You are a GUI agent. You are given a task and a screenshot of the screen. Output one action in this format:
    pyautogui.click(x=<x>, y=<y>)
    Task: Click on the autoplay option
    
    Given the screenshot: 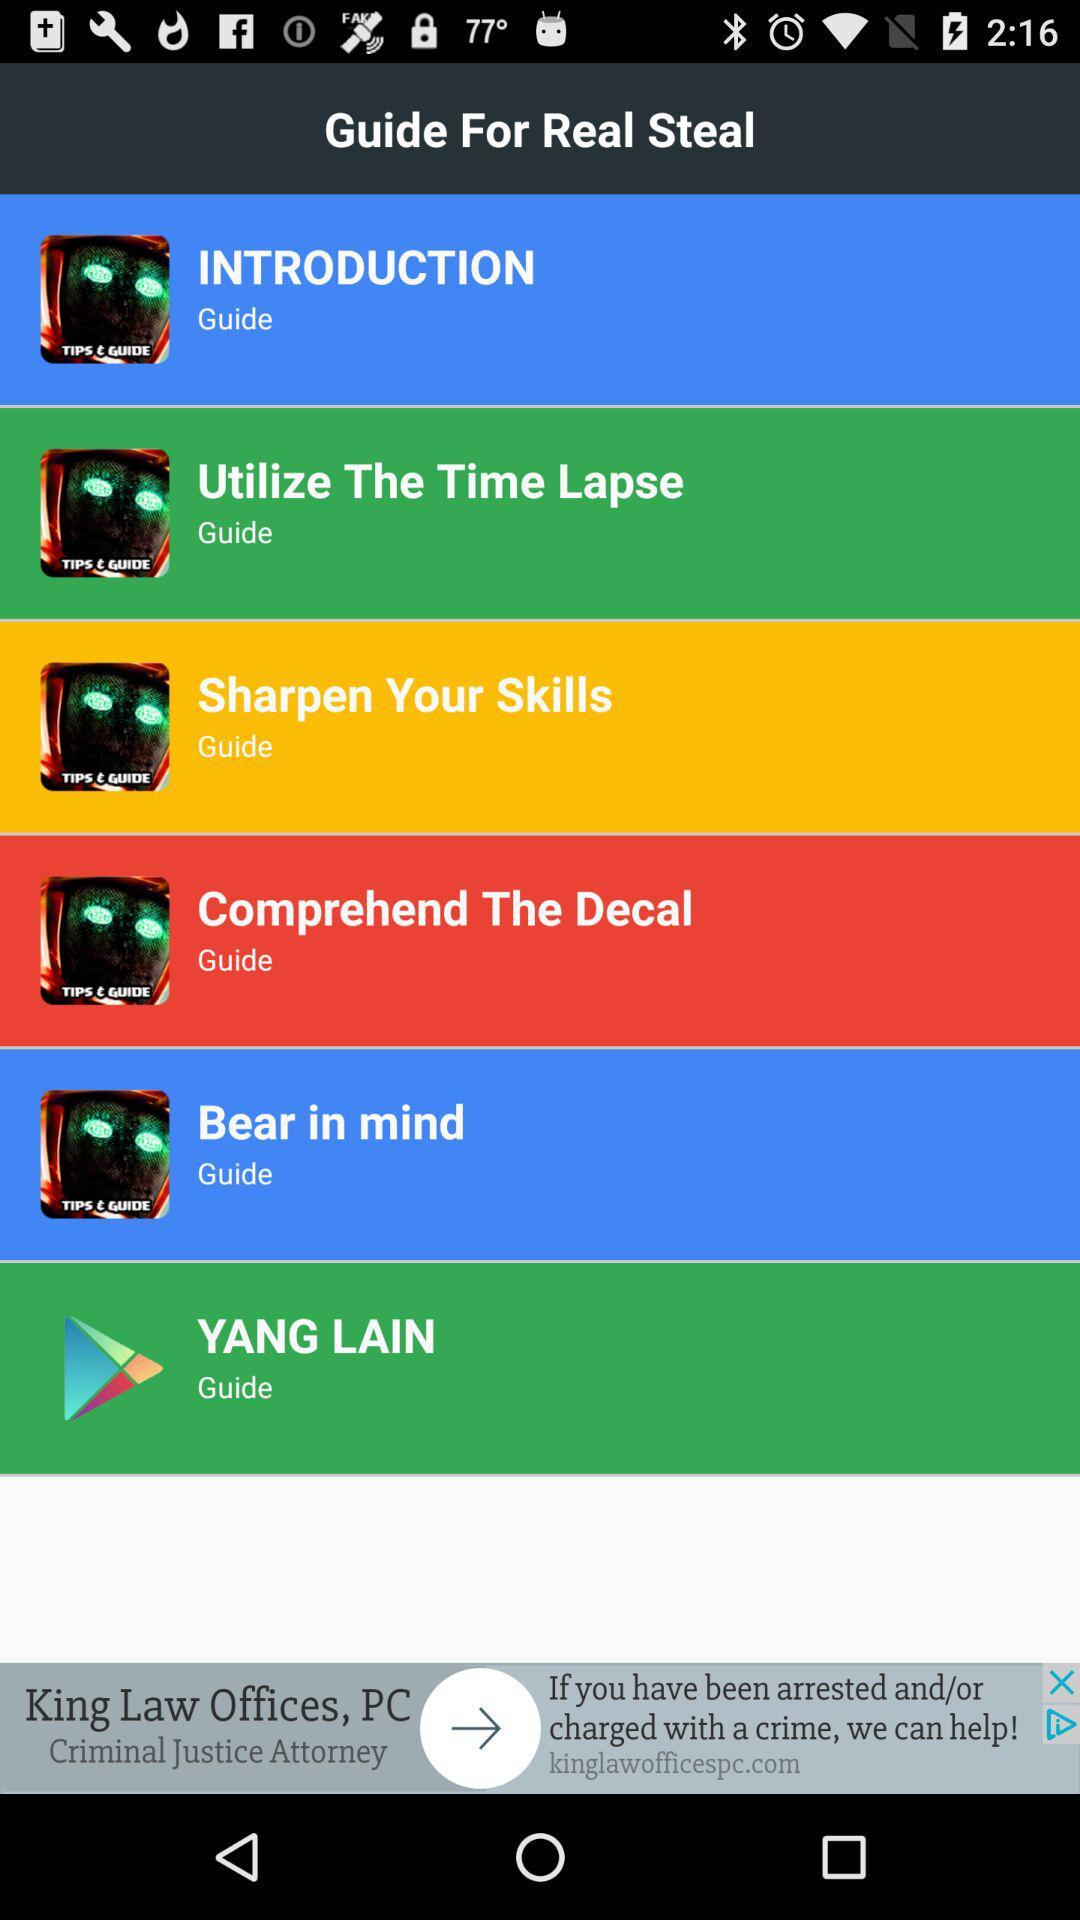 What is the action you would take?
    pyautogui.click(x=540, y=1727)
    